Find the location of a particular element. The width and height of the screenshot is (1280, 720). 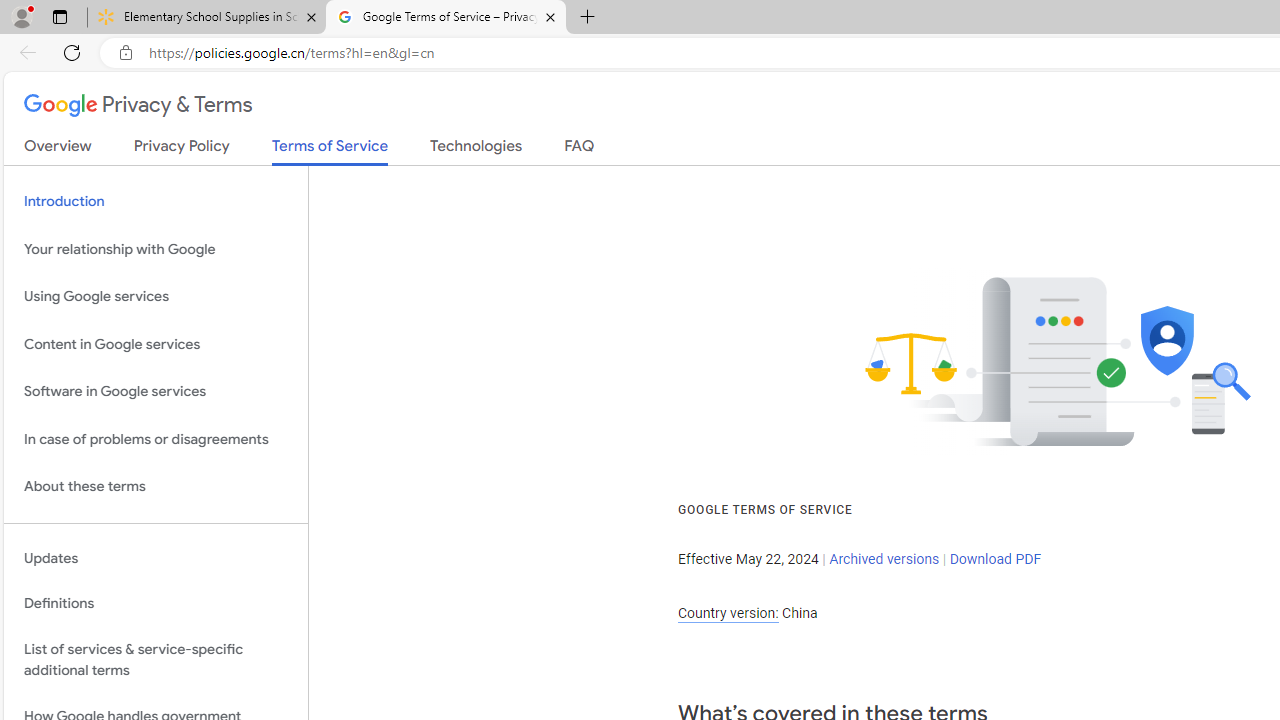

'Updates' is located at coordinates (155, 558).